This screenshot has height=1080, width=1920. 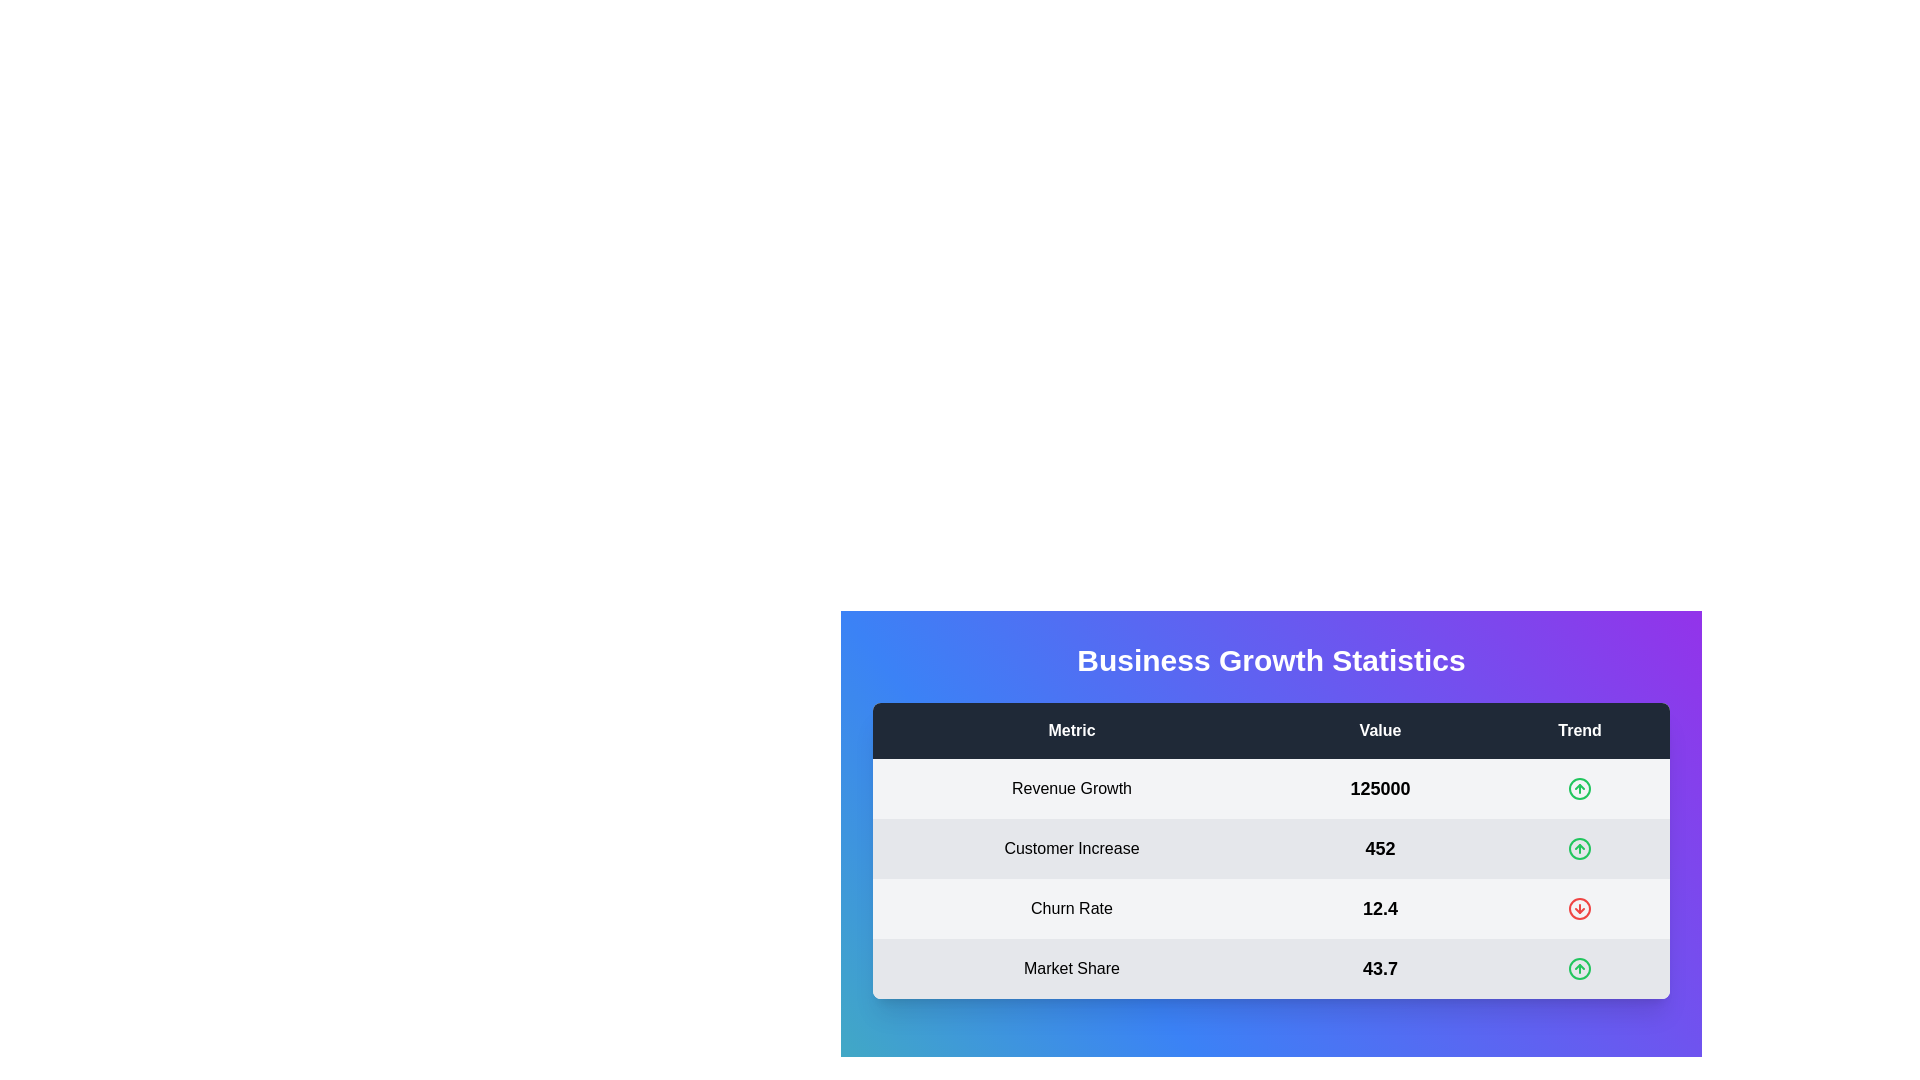 What do you see at coordinates (1379, 731) in the screenshot?
I see `the Value header to sort or filter the data` at bounding box center [1379, 731].